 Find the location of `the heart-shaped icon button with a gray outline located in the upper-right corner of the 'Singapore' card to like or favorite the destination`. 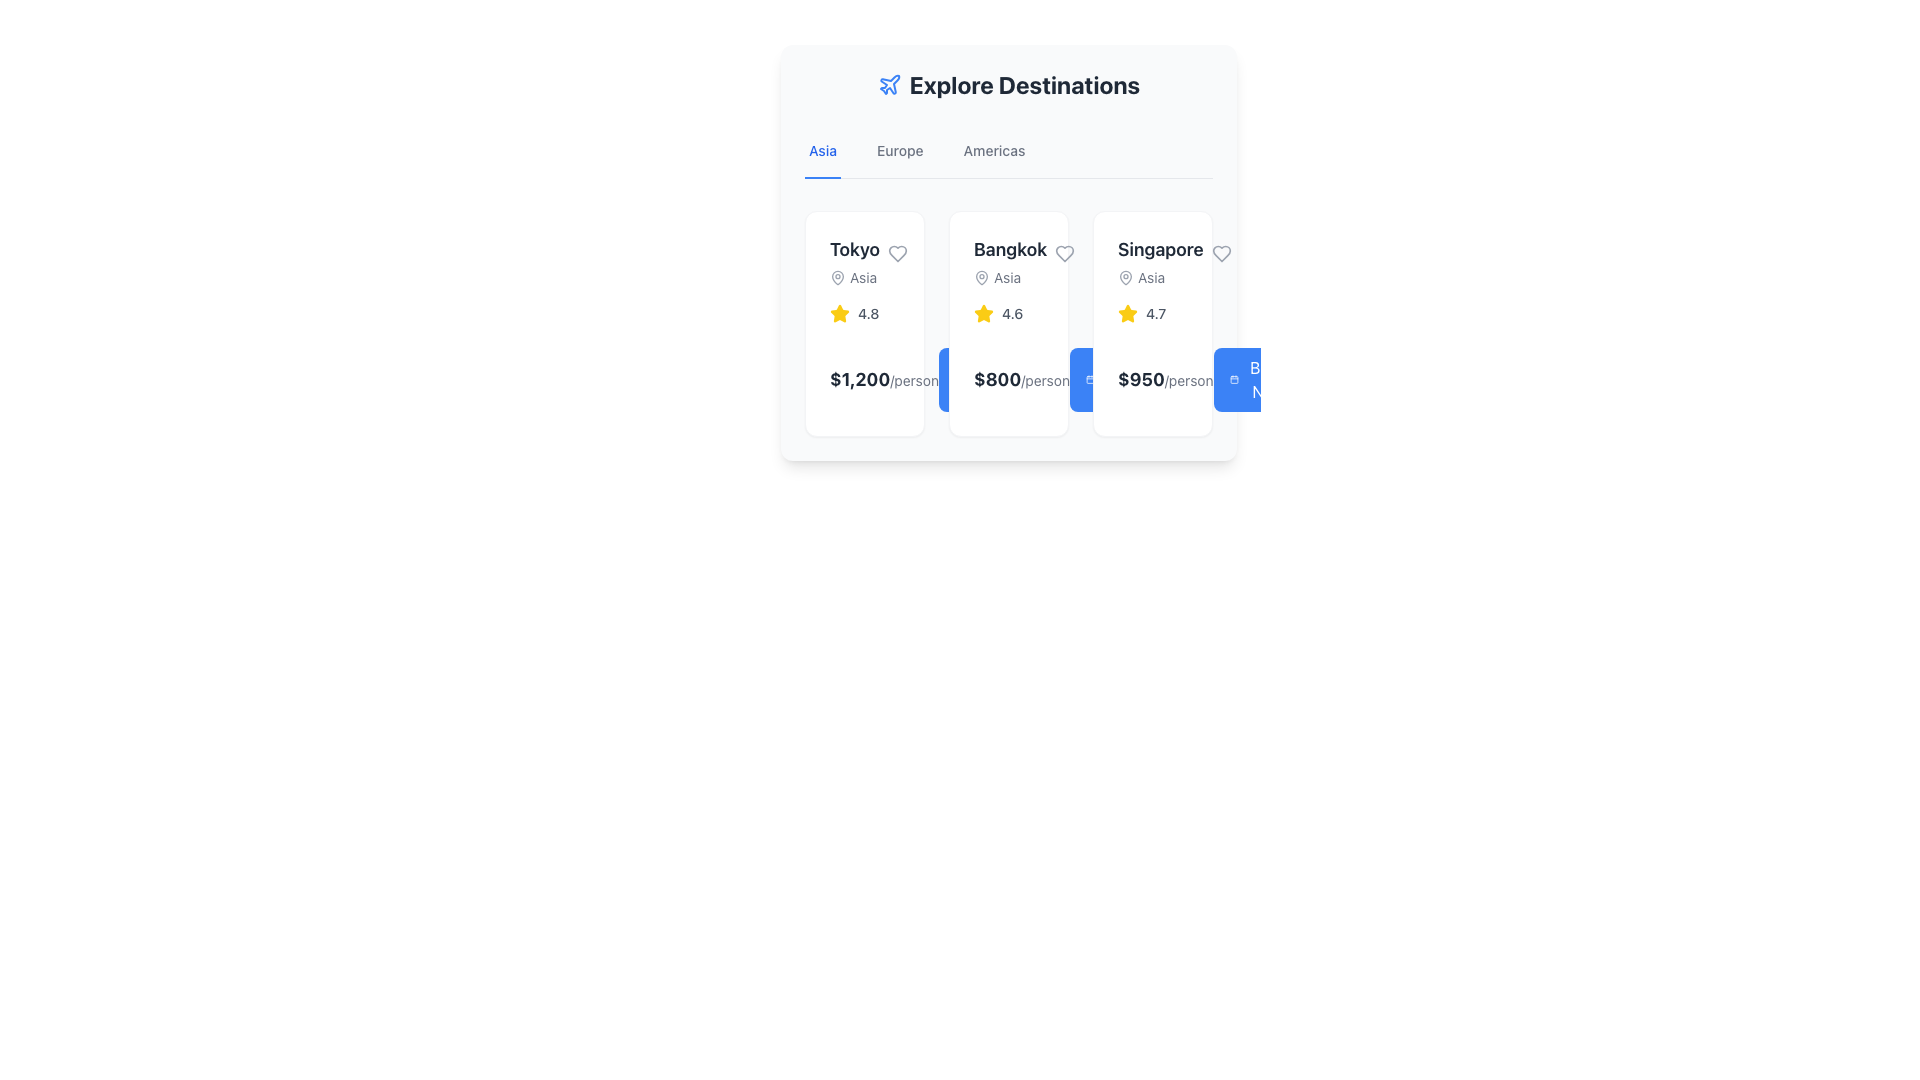

the heart-shaped icon button with a gray outline located in the upper-right corner of the 'Singapore' card to like or favorite the destination is located at coordinates (1220, 253).